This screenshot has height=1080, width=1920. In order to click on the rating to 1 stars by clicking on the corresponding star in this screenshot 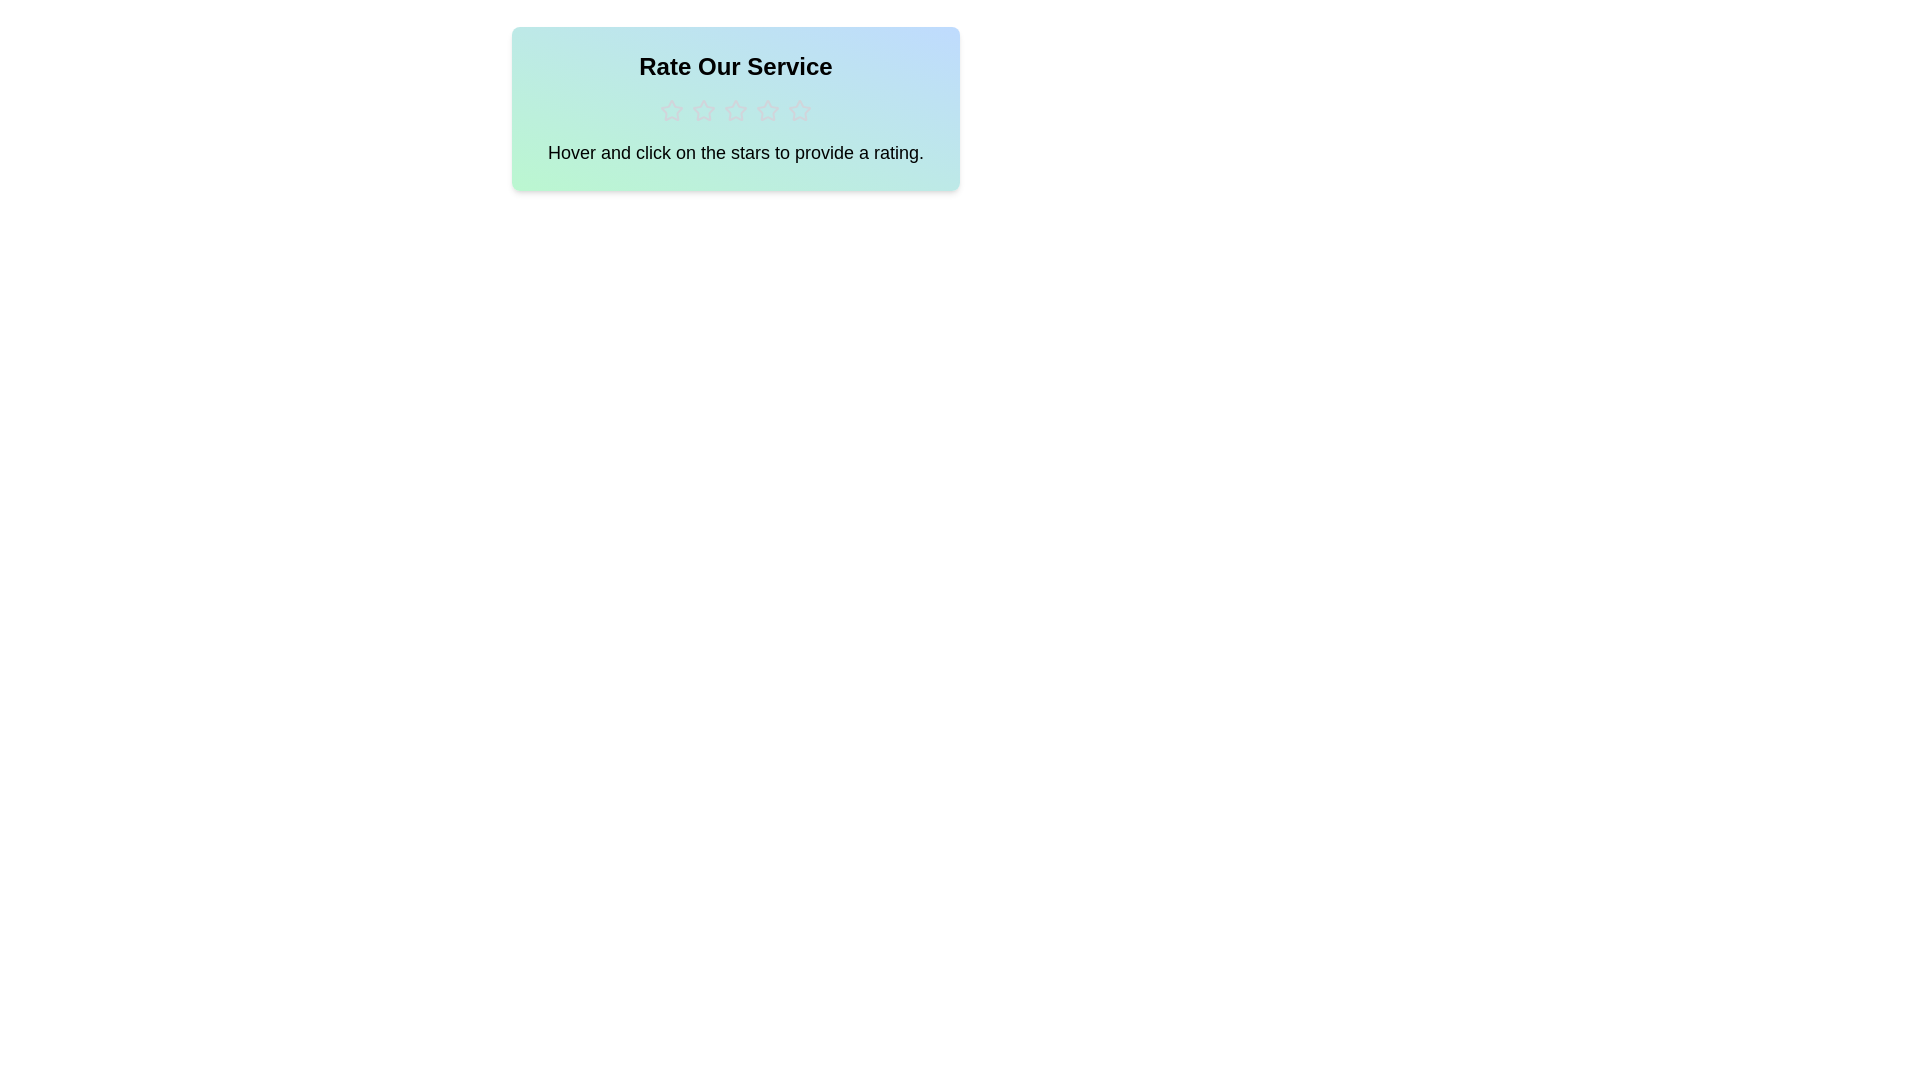, I will do `click(672, 111)`.